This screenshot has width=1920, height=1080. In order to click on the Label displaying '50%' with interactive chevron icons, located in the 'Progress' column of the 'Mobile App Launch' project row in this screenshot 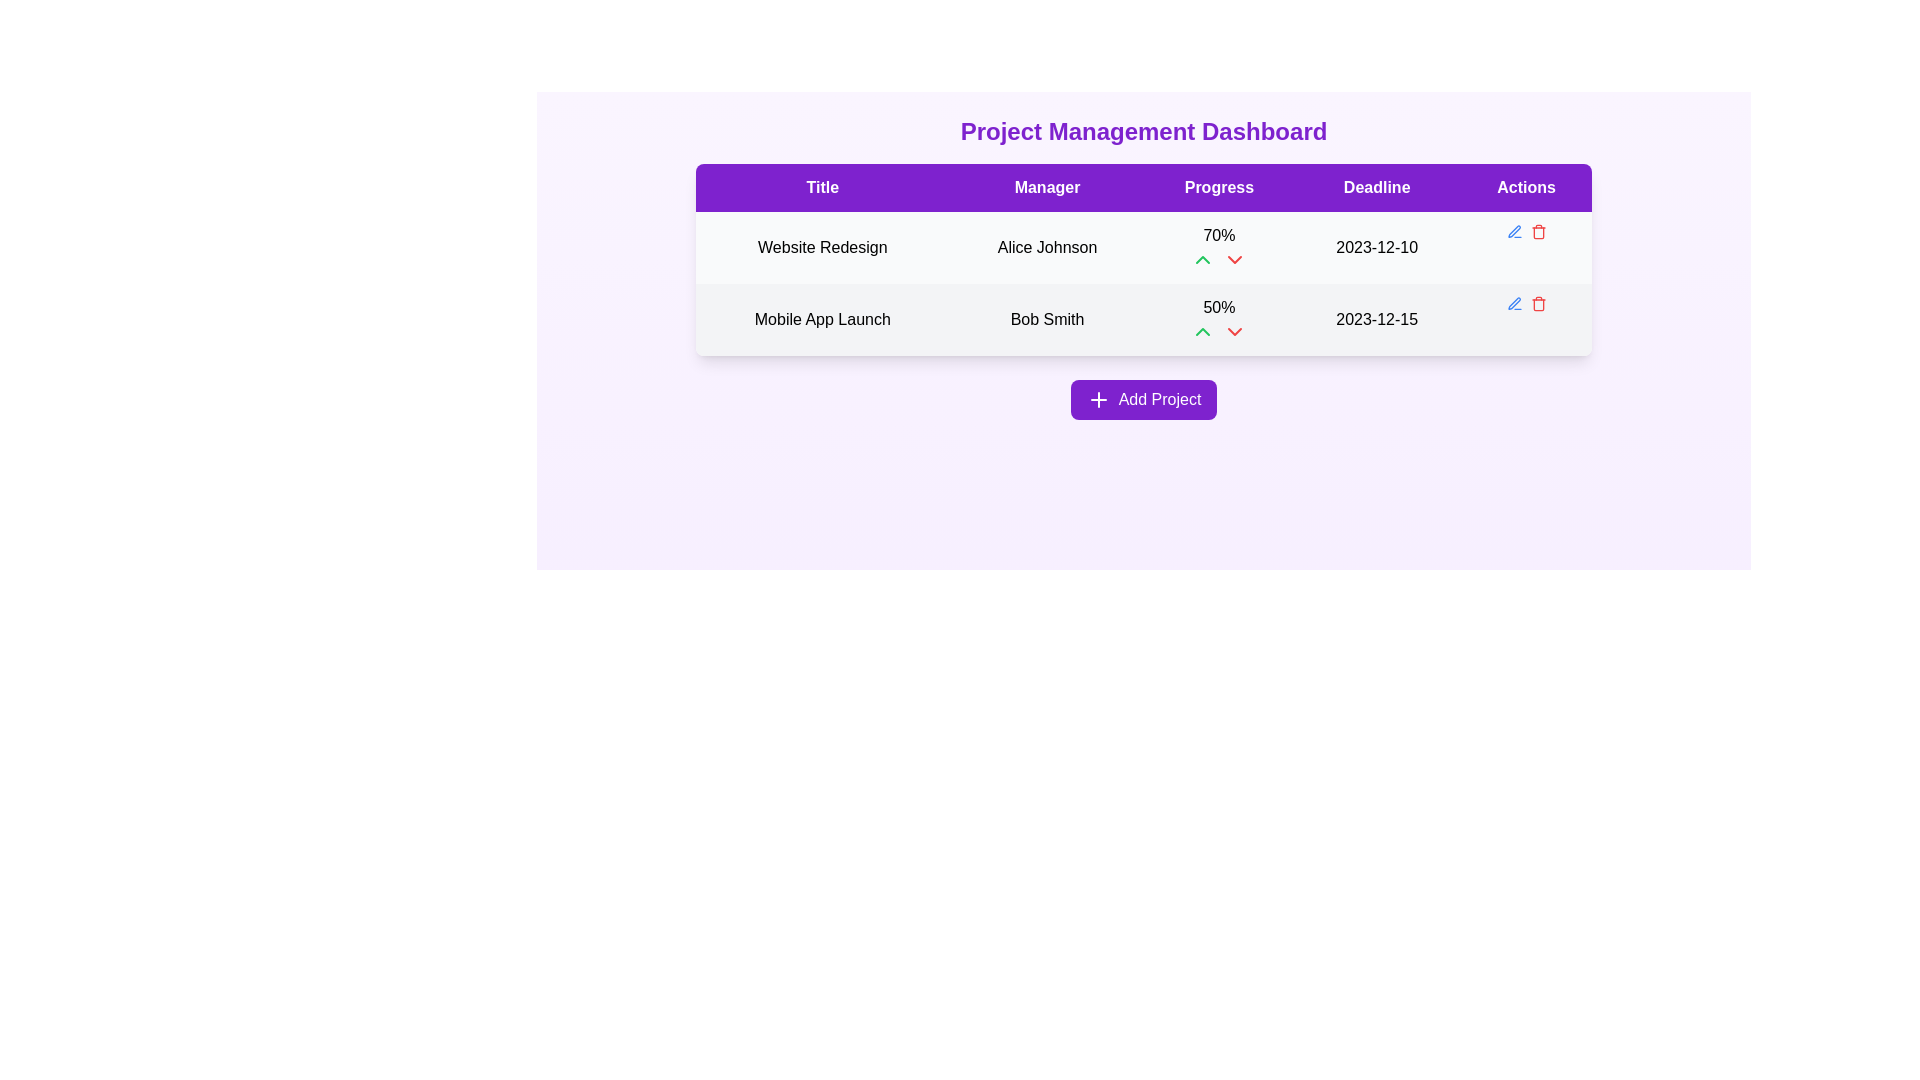, I will do `click(1218, 319)`.